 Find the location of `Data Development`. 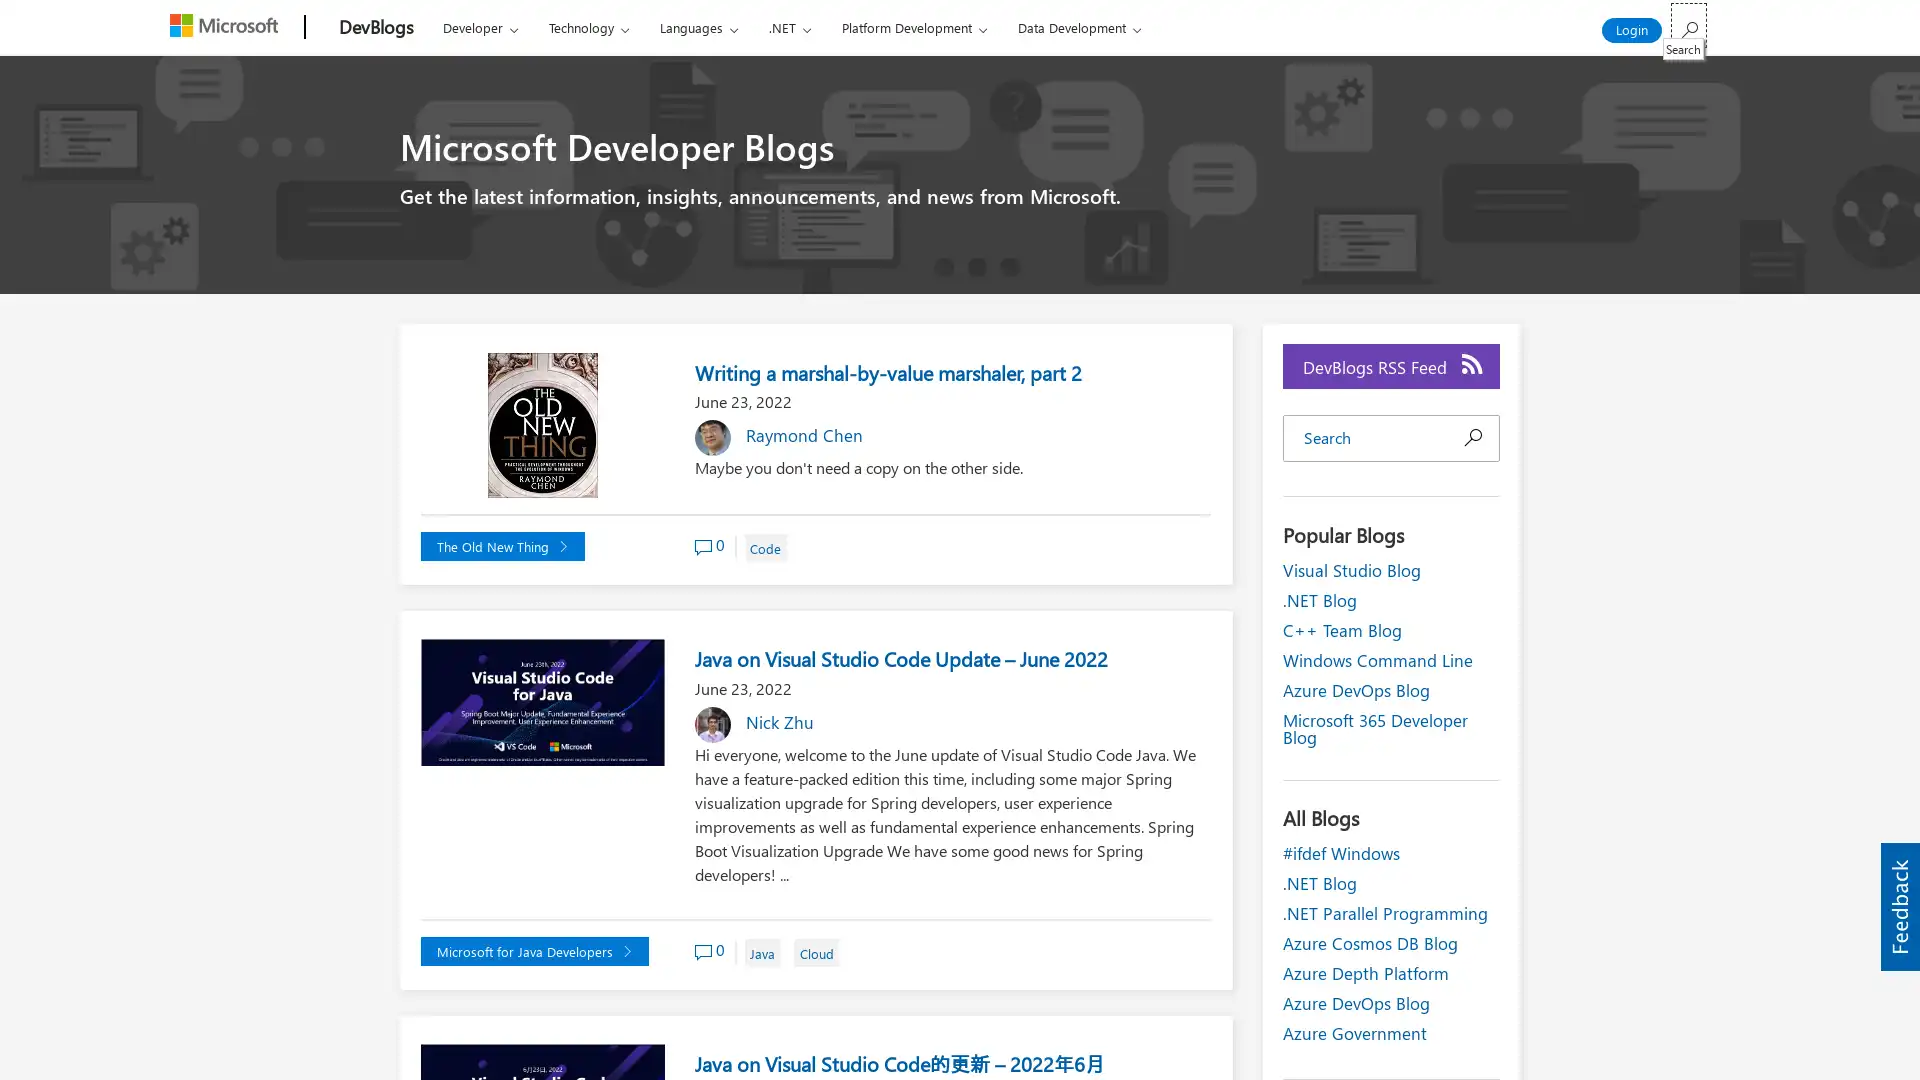

Data Development is located at coordinates (1078, 27).